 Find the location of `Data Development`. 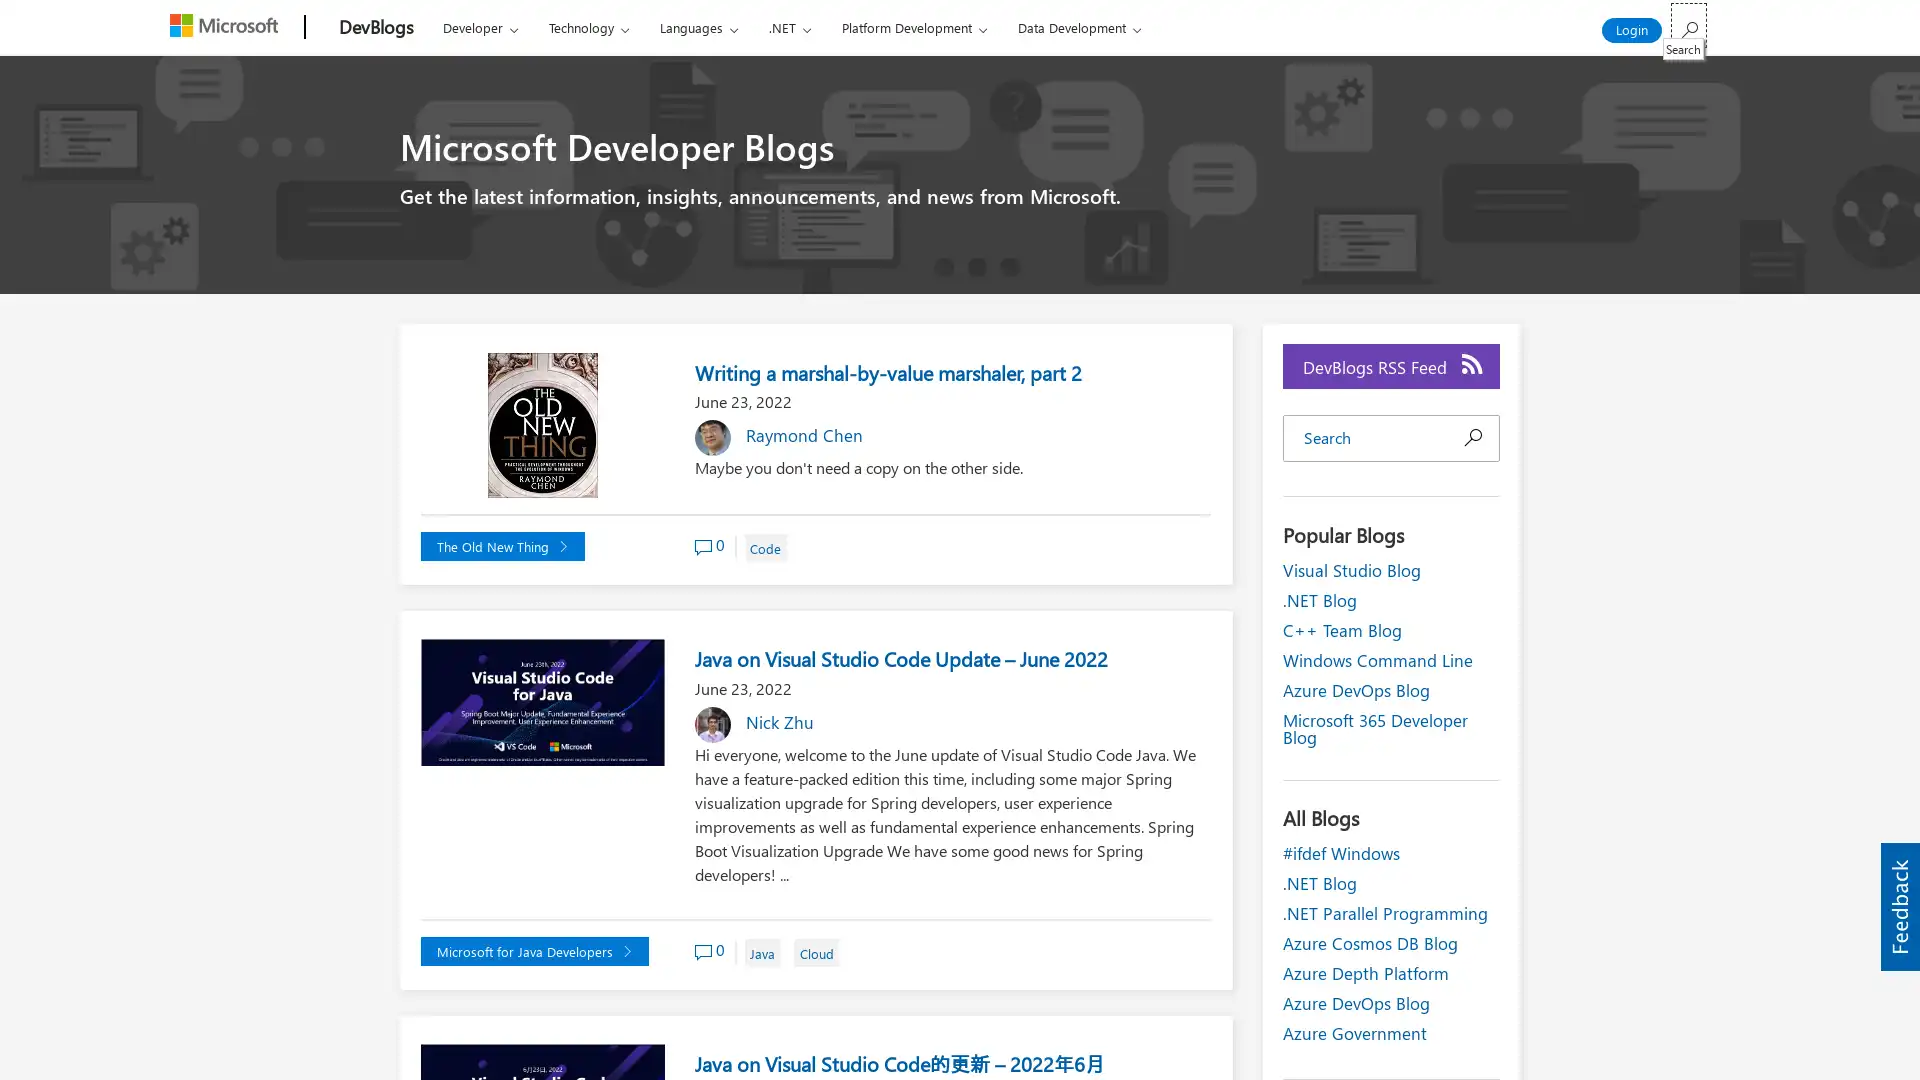

Data Development is located at coordinates (1078, 27).